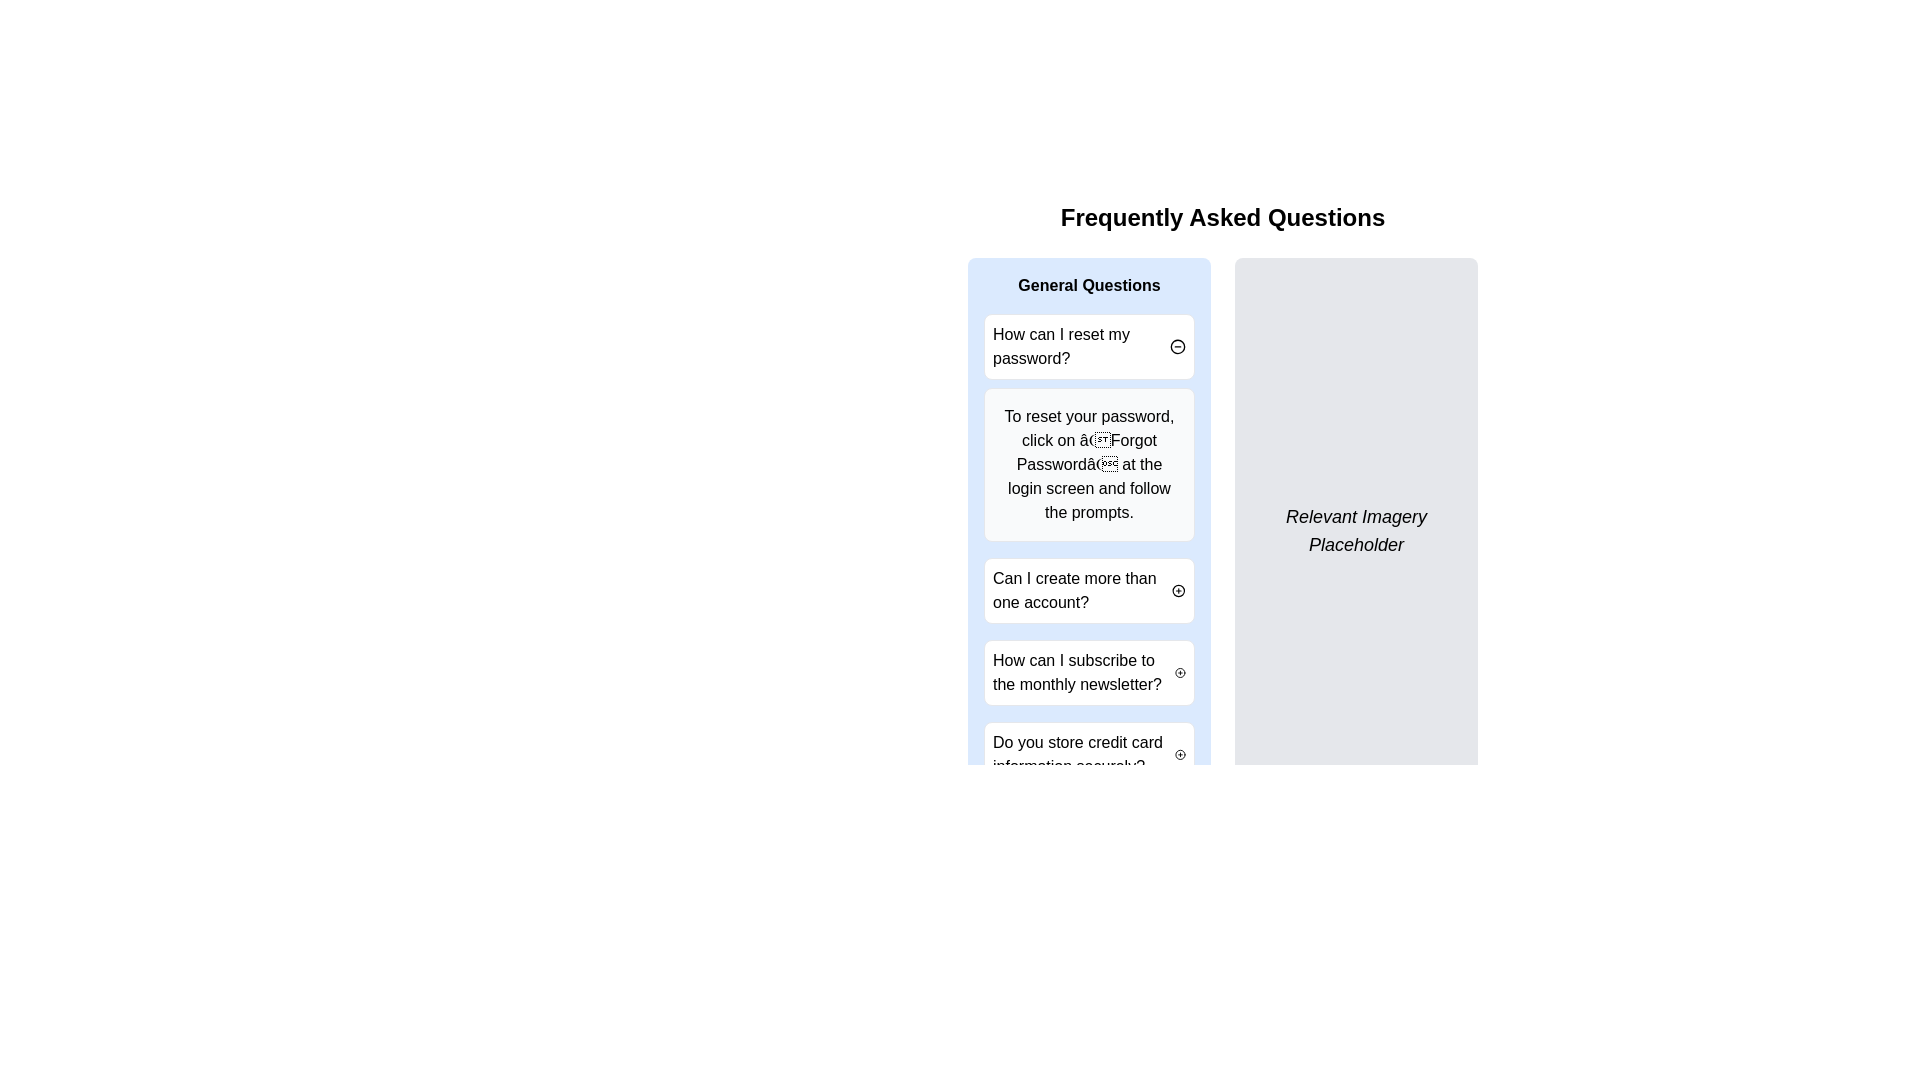 The image size is (1920, 1080). What do you see at coordinates (1083, 672) in the screenshot?
I see `the text label displaying 'How can I subscribe to the monthly newsletter?' which is the fourth item in the FAQ list under 'General Questions'` at bounding box center [1083, 672].